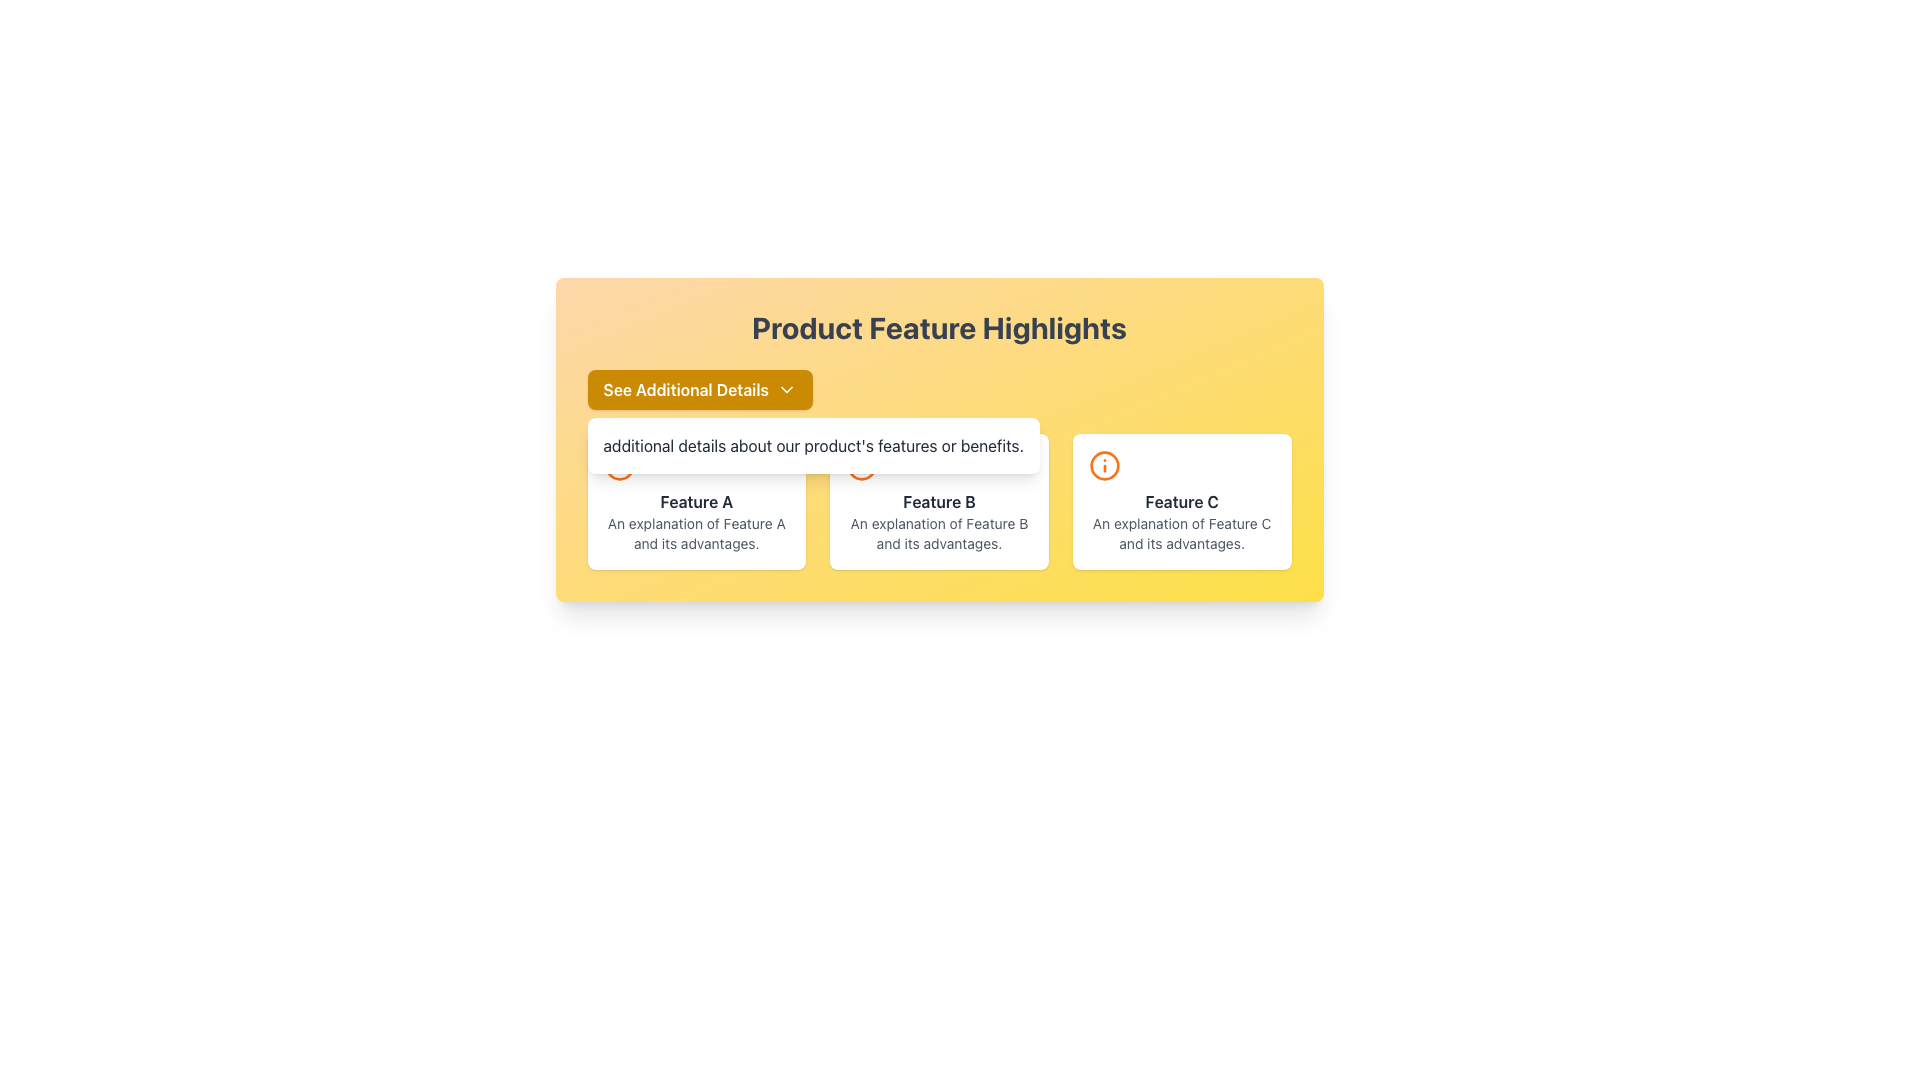 Image resolution: width=1920 pixels, height=1080 pixels. What do you see at coordinates (938, 389) in the screenshot?
I see `the Dropdown Button labeled 'See Additional Details' with a yellow background for keyboard navigation` at bounding box center [938, 389].